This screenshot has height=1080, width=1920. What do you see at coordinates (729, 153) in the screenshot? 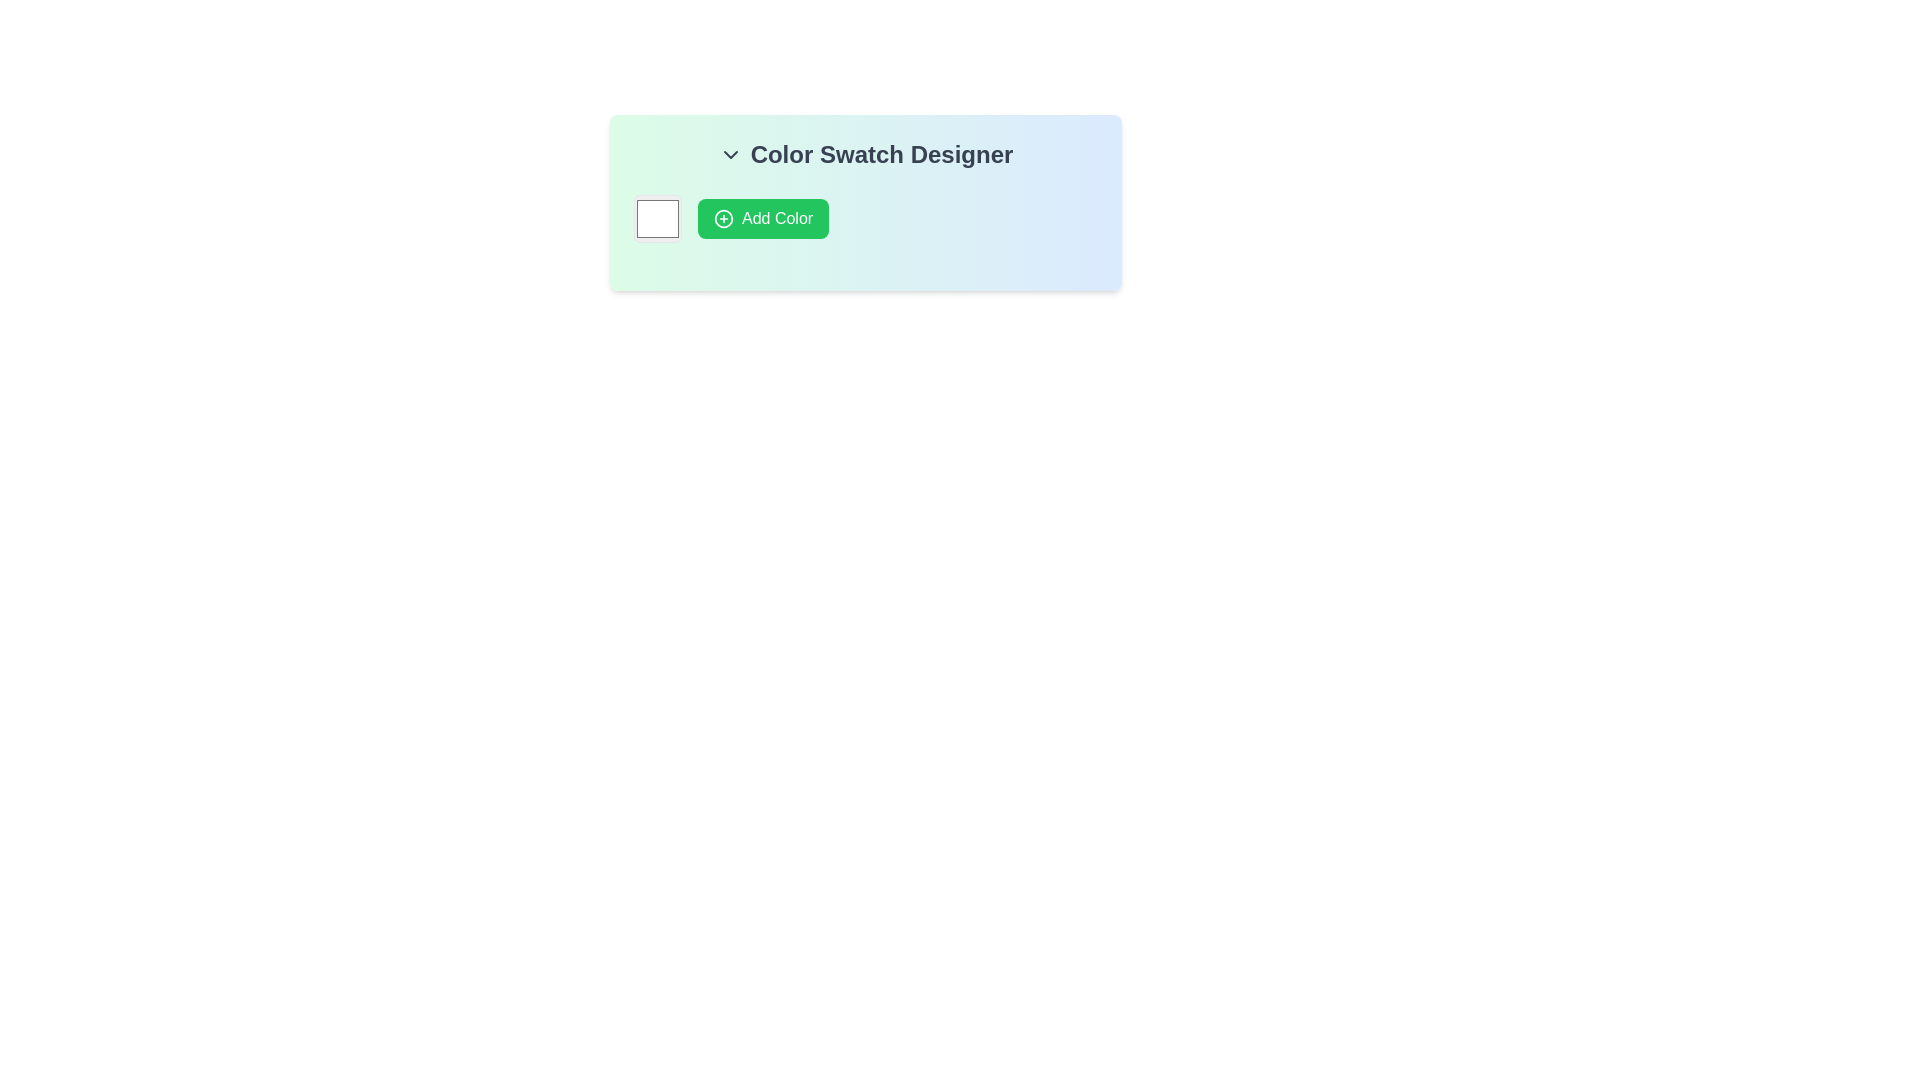
I see `the chevron down icon located to the left of the 'Color Swatch Designer' text` at bounding box center [729, 153].